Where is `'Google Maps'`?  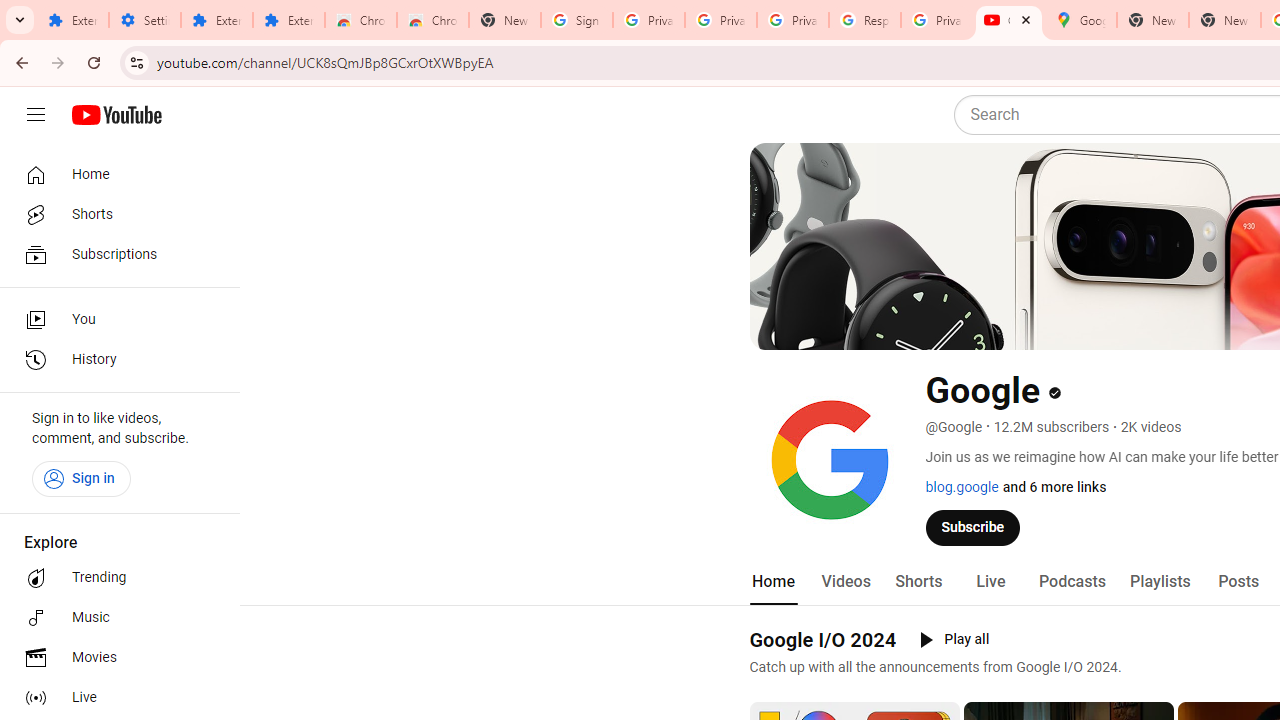
'Google Maps' is located at coordinates (1079, 20).